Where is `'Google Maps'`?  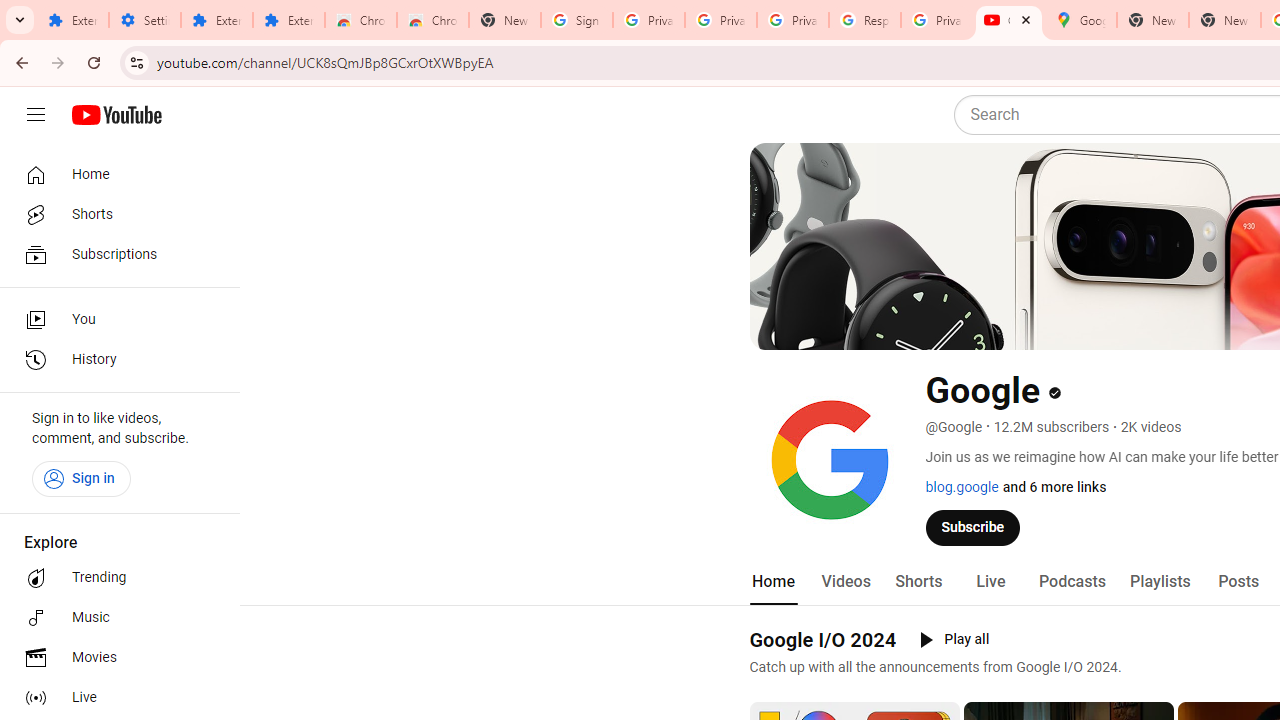
'Google Maps' is located at coordinates (1079, 20).